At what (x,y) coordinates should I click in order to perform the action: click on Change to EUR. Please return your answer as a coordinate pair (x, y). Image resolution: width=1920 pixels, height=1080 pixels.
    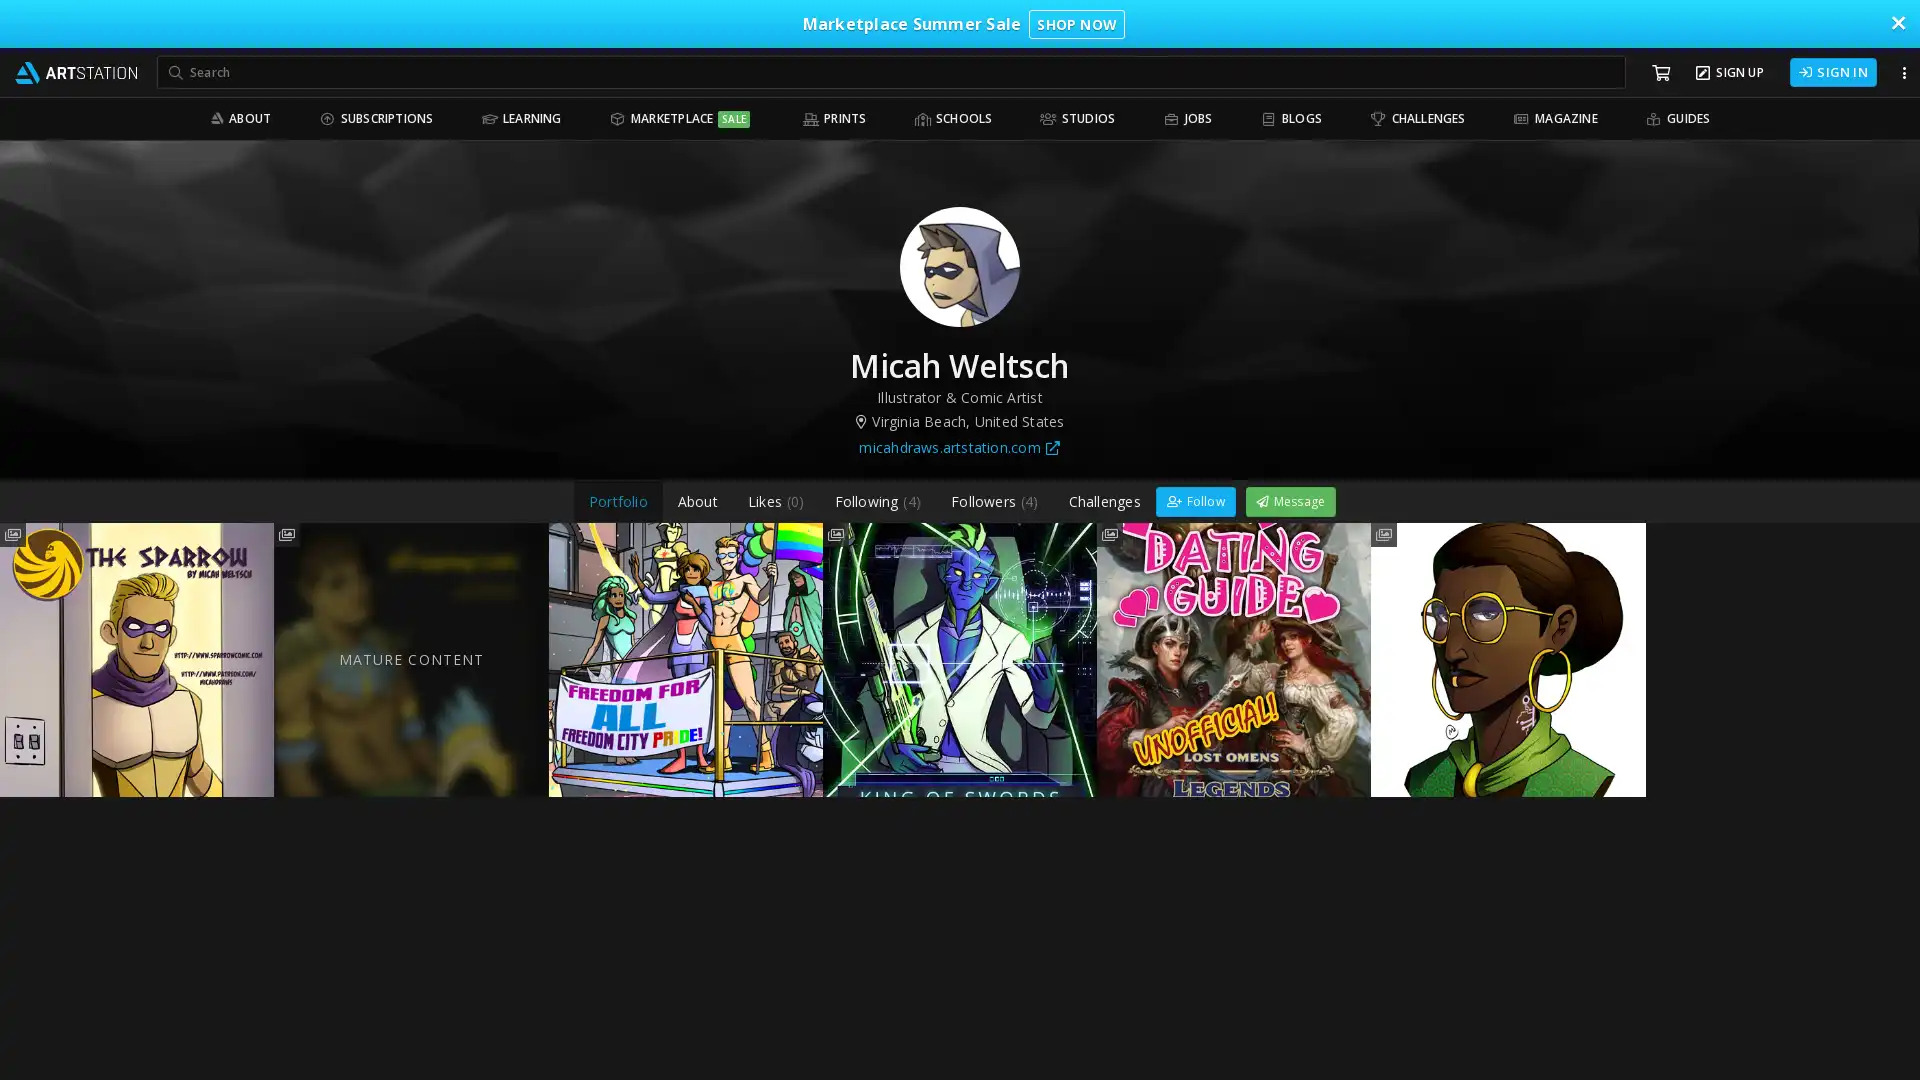
    Looking at the image, I should click on (1083, 427).